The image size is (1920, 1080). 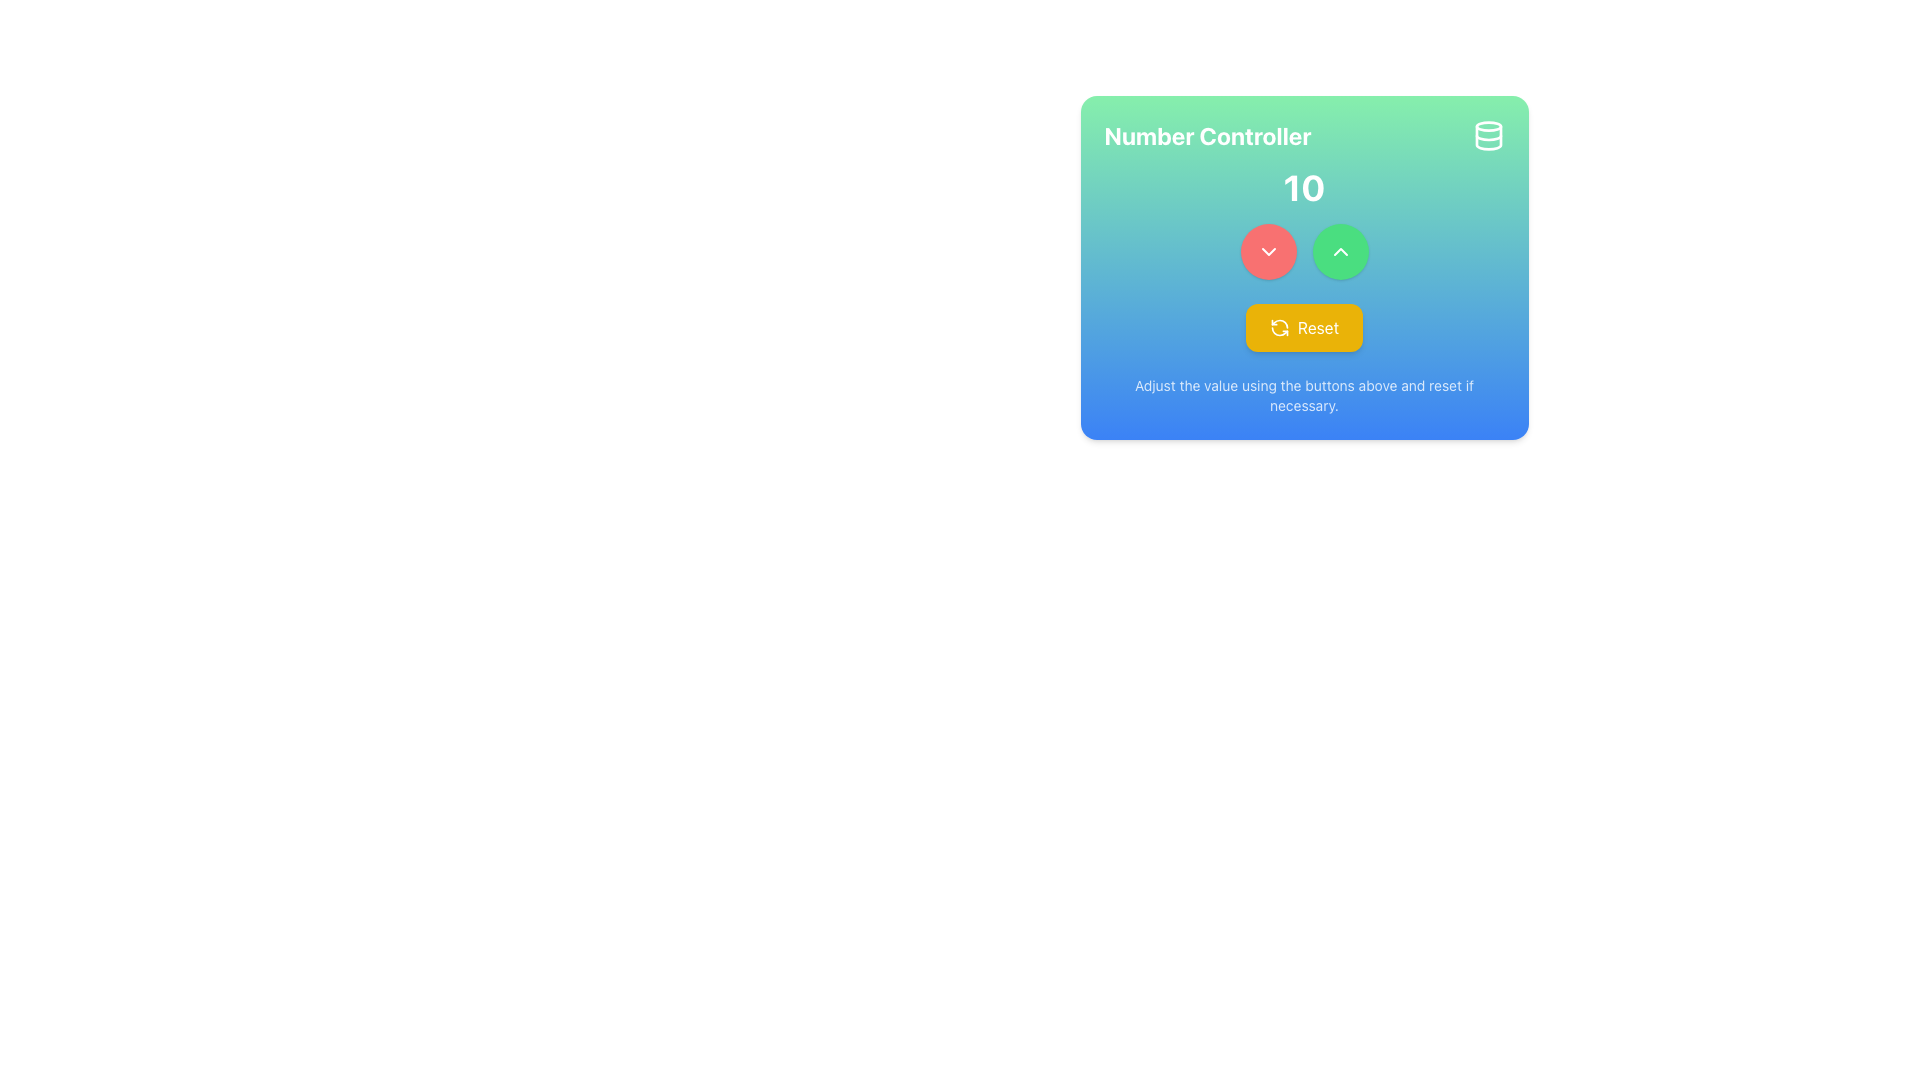 What do you see at coordinates (1340, 250) in the screenshot?
I see `the increment button located to the right of the red button with a downward-pointing chevron icon to observe any visual effects` at bounding box center [1340, 250].